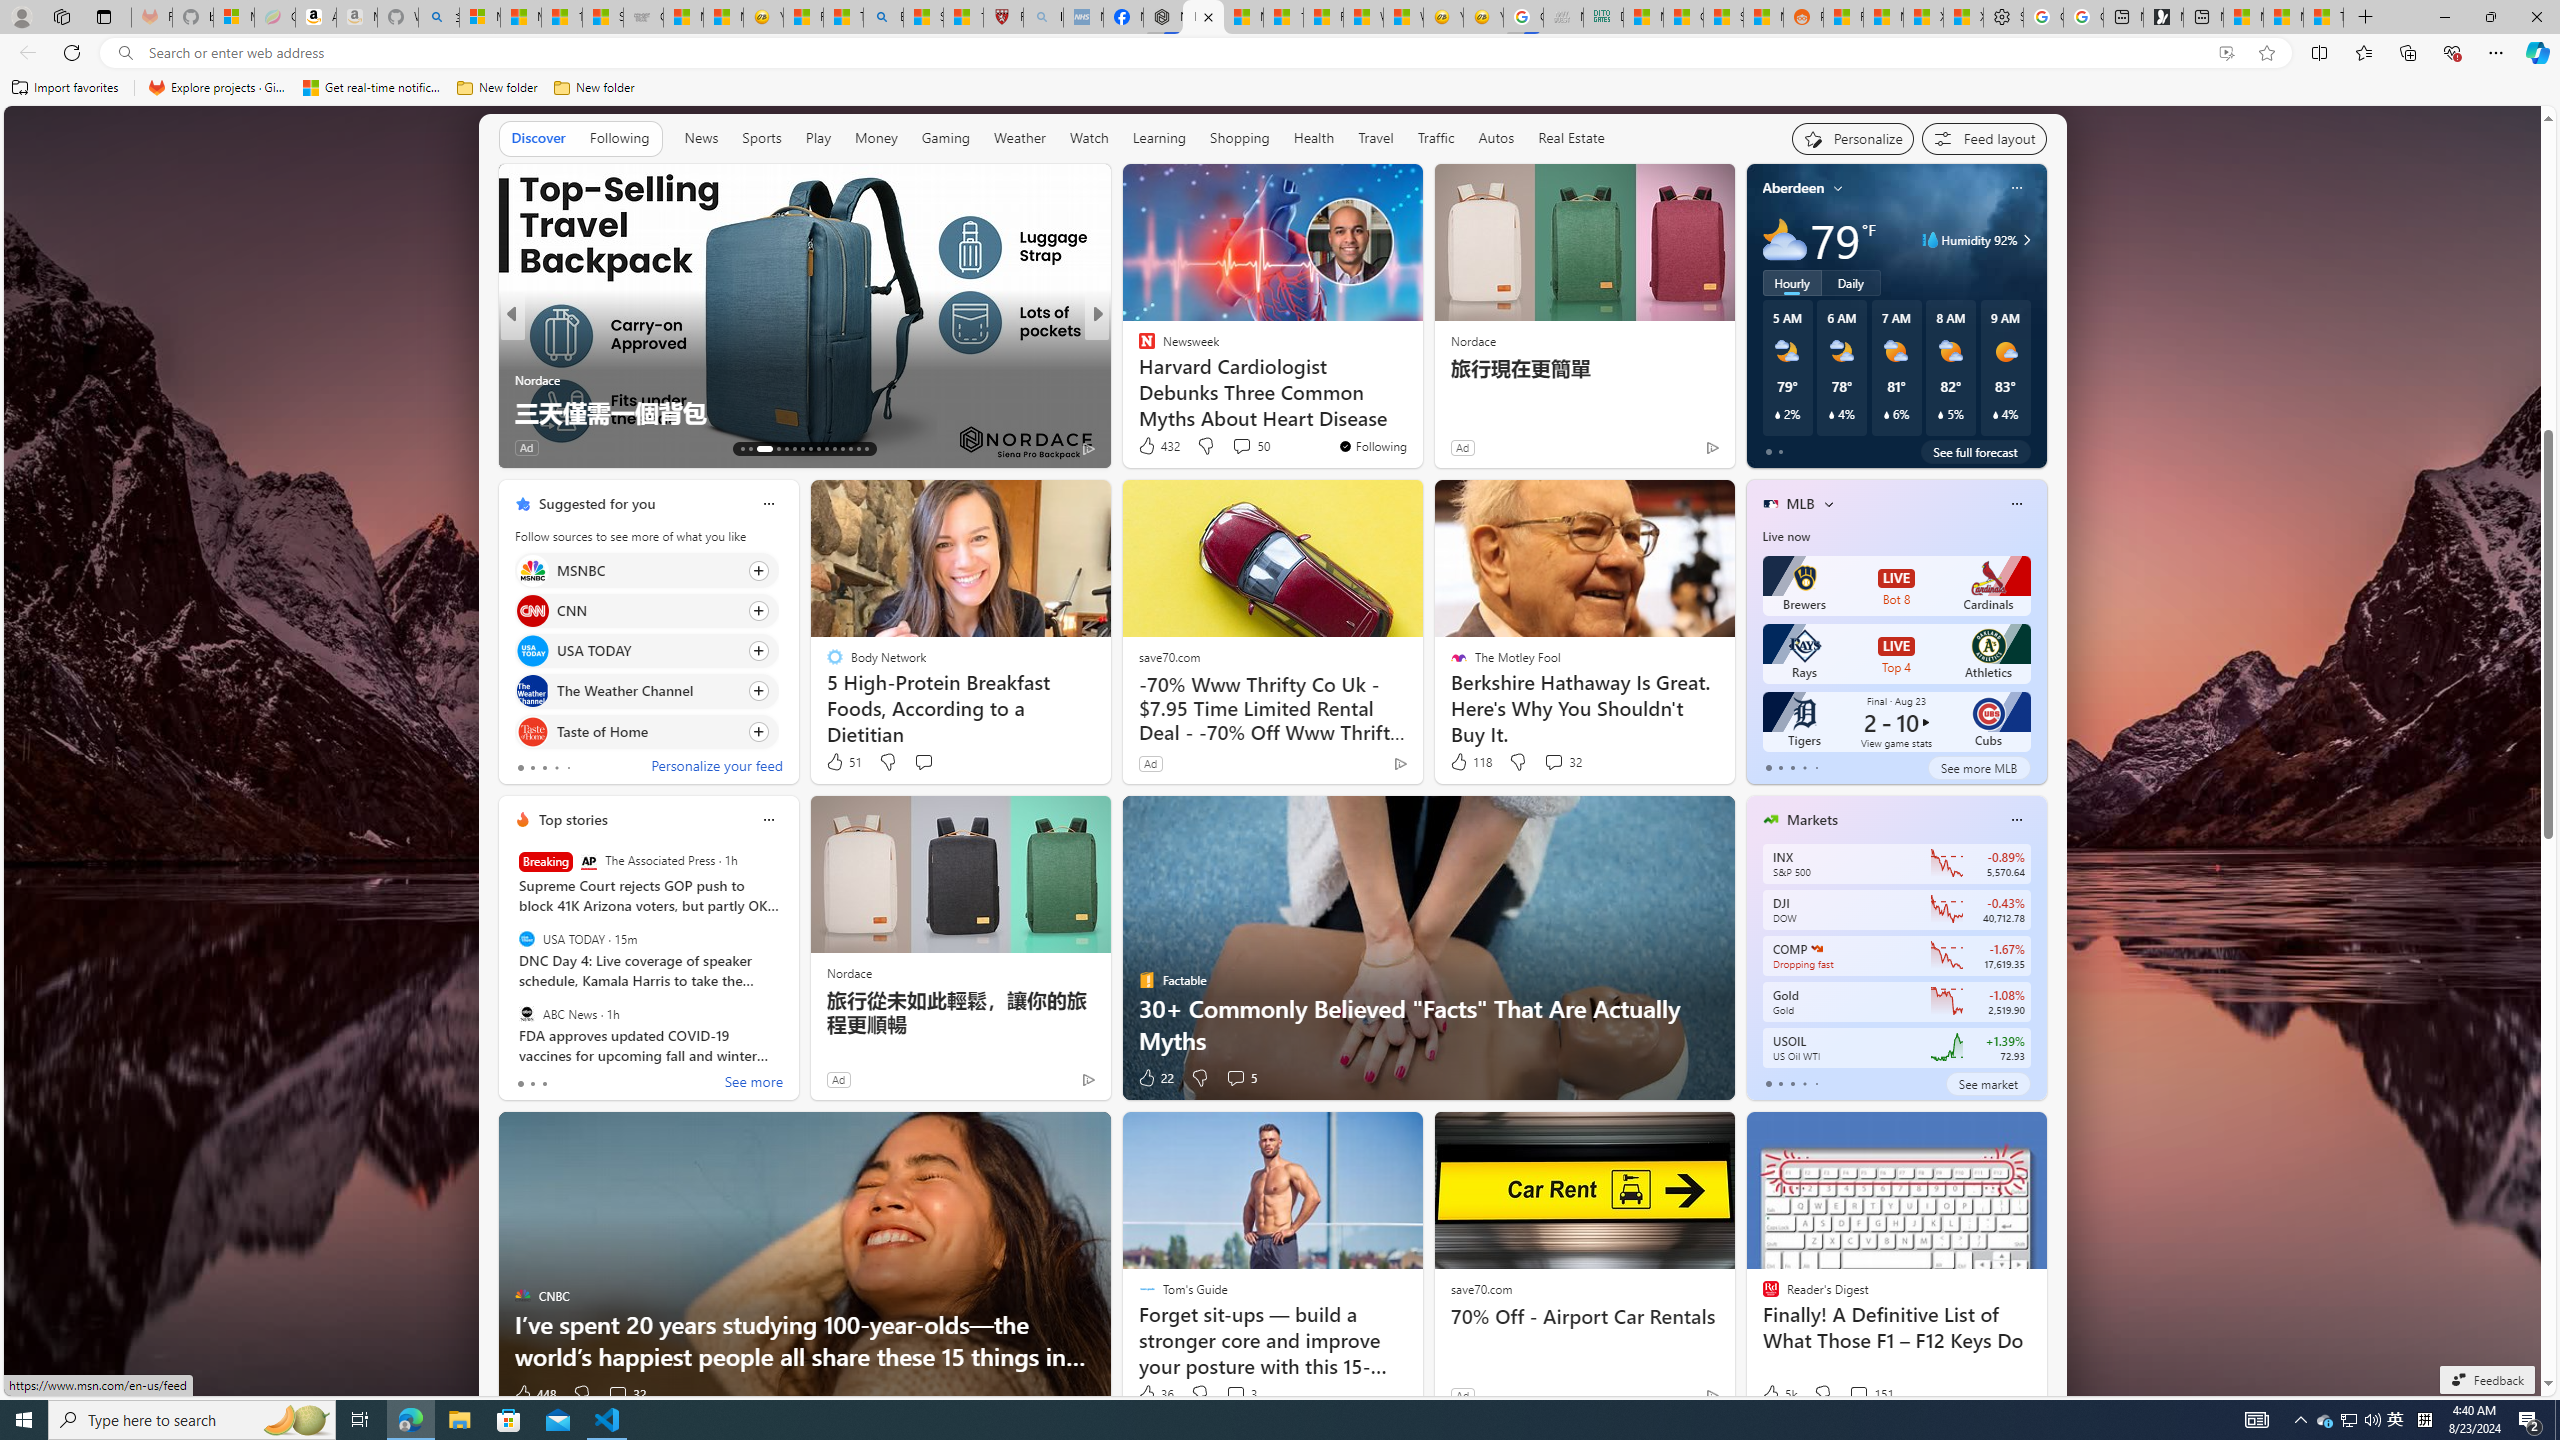 Image resolution: width=2560 pixels, height=1440 pixels. Describe the element at coordinates (1496, 137) in the screenshot. I see `'Autos'` at that location.